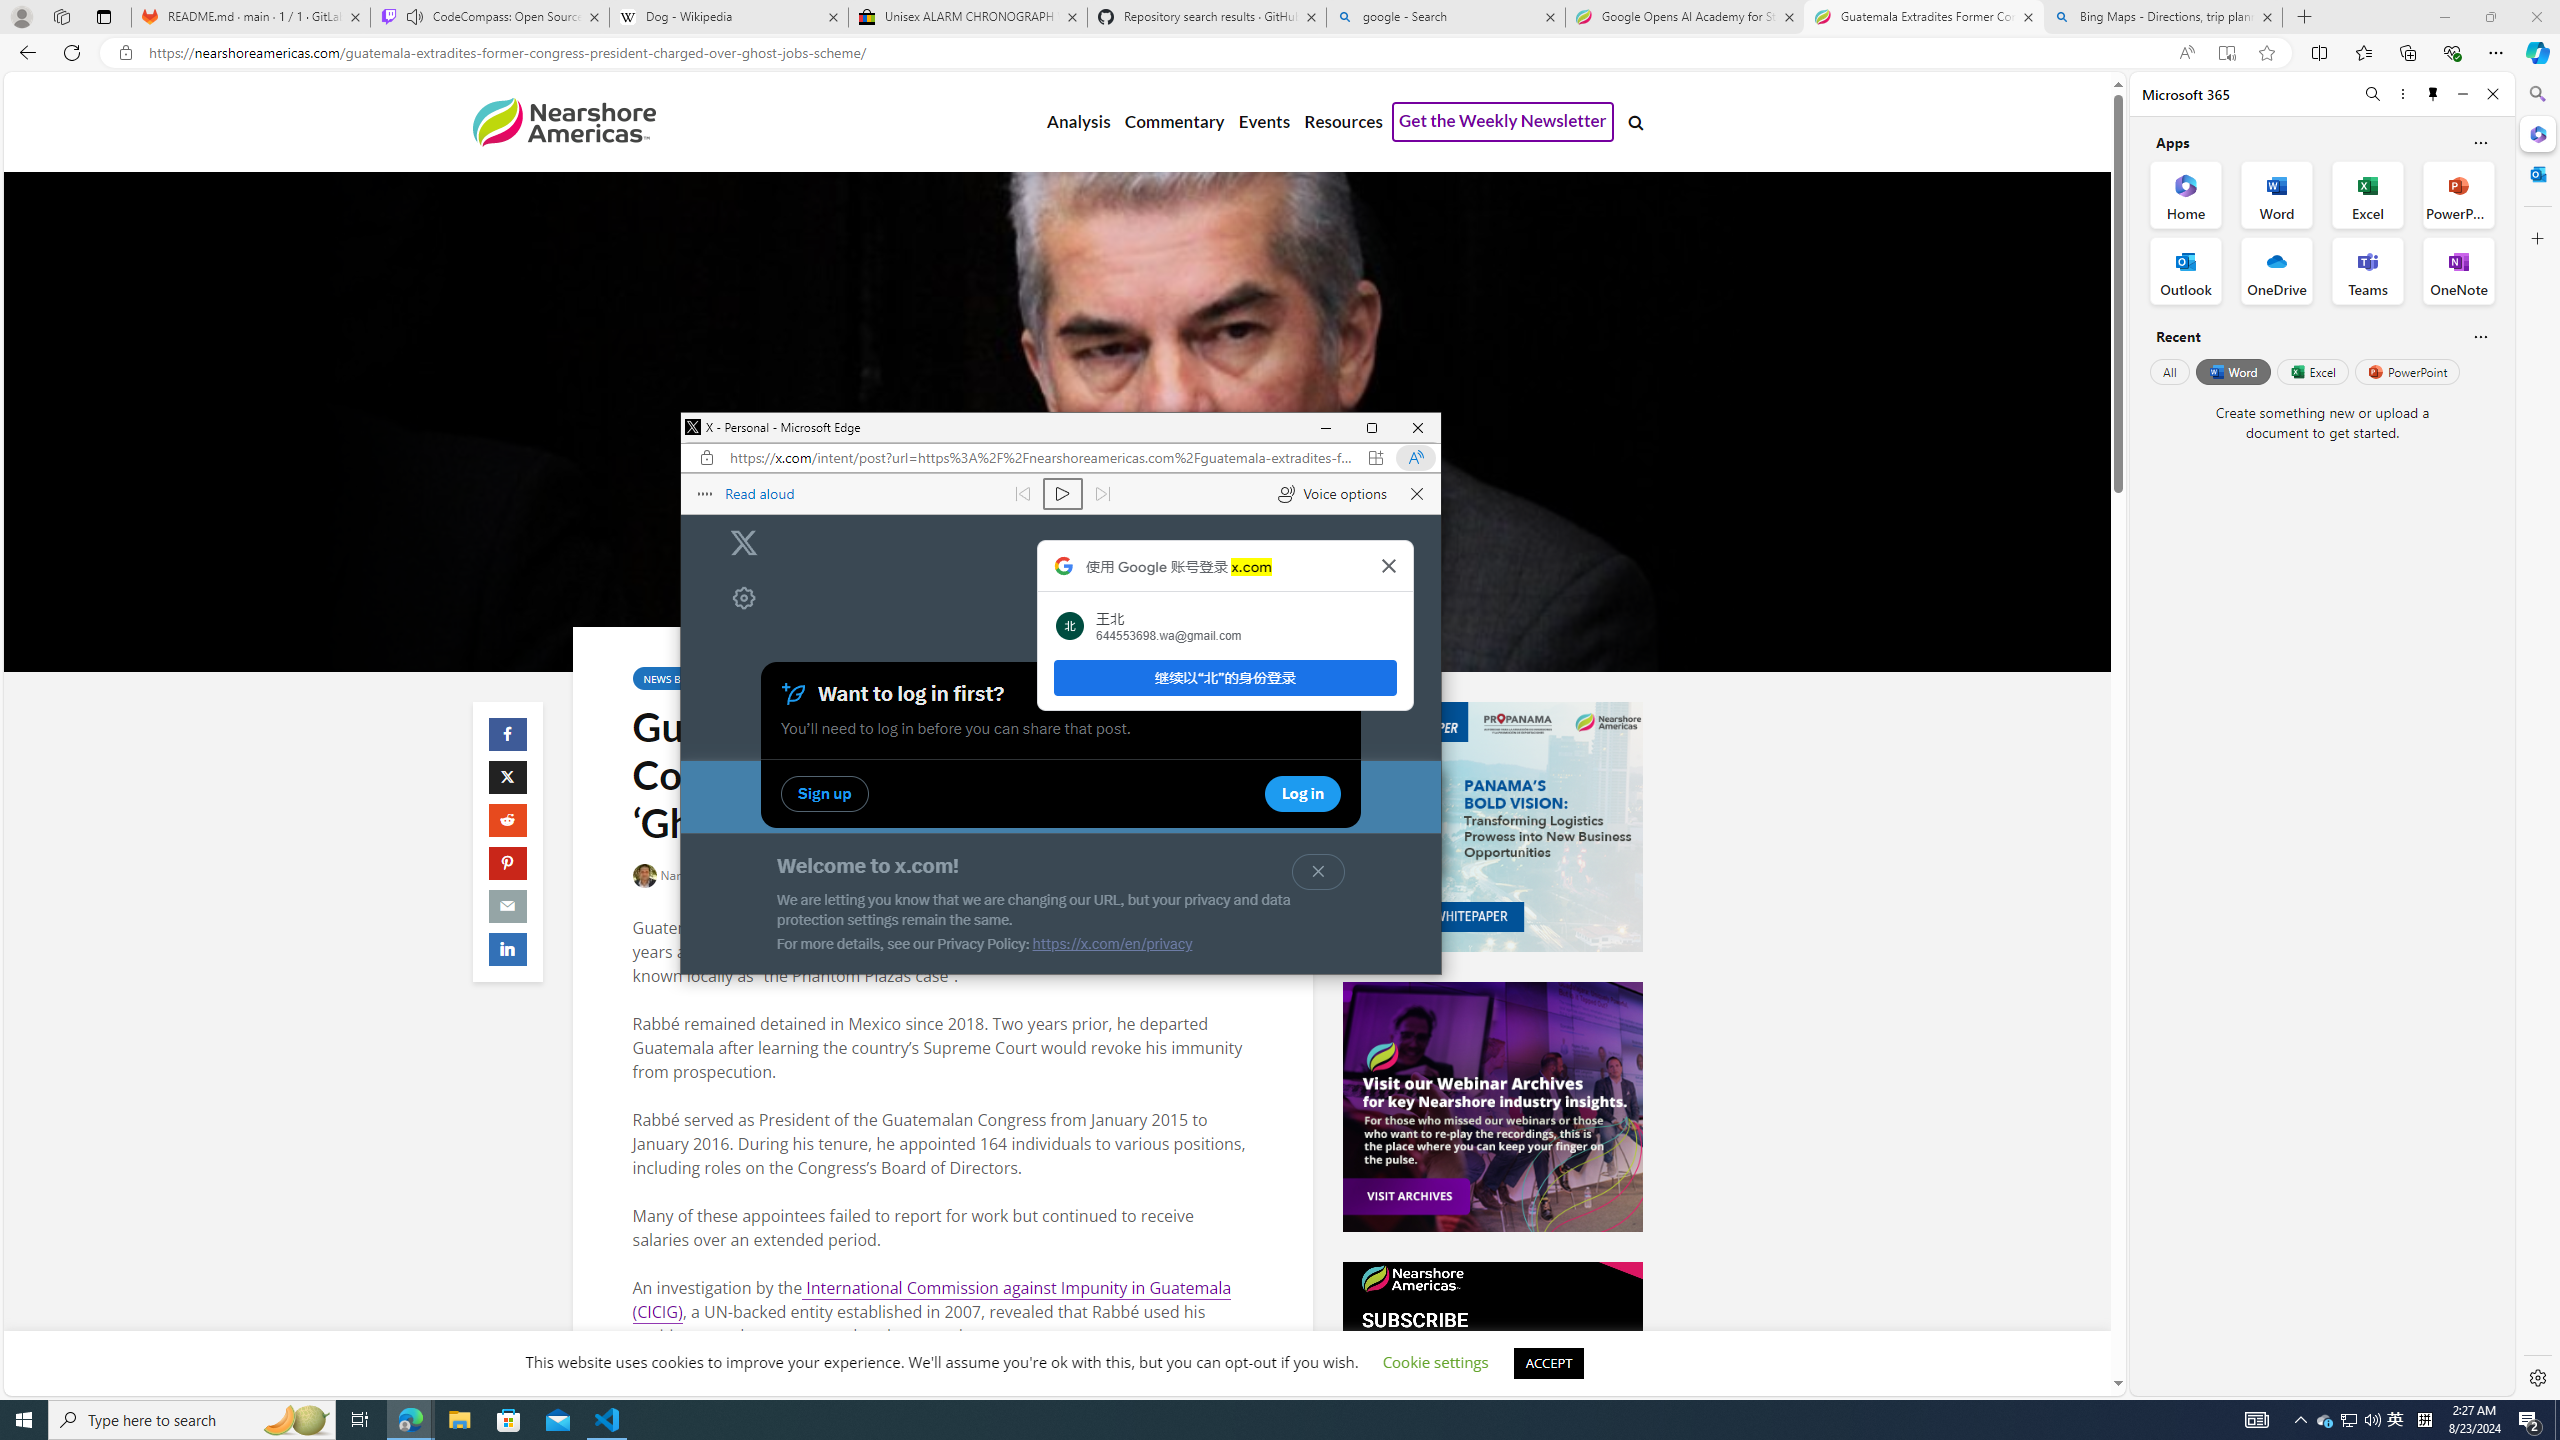 Image resolution: width=2560 pixels, height=1440 pixels. I want to click on 'Voice options', so click(1332, 493).